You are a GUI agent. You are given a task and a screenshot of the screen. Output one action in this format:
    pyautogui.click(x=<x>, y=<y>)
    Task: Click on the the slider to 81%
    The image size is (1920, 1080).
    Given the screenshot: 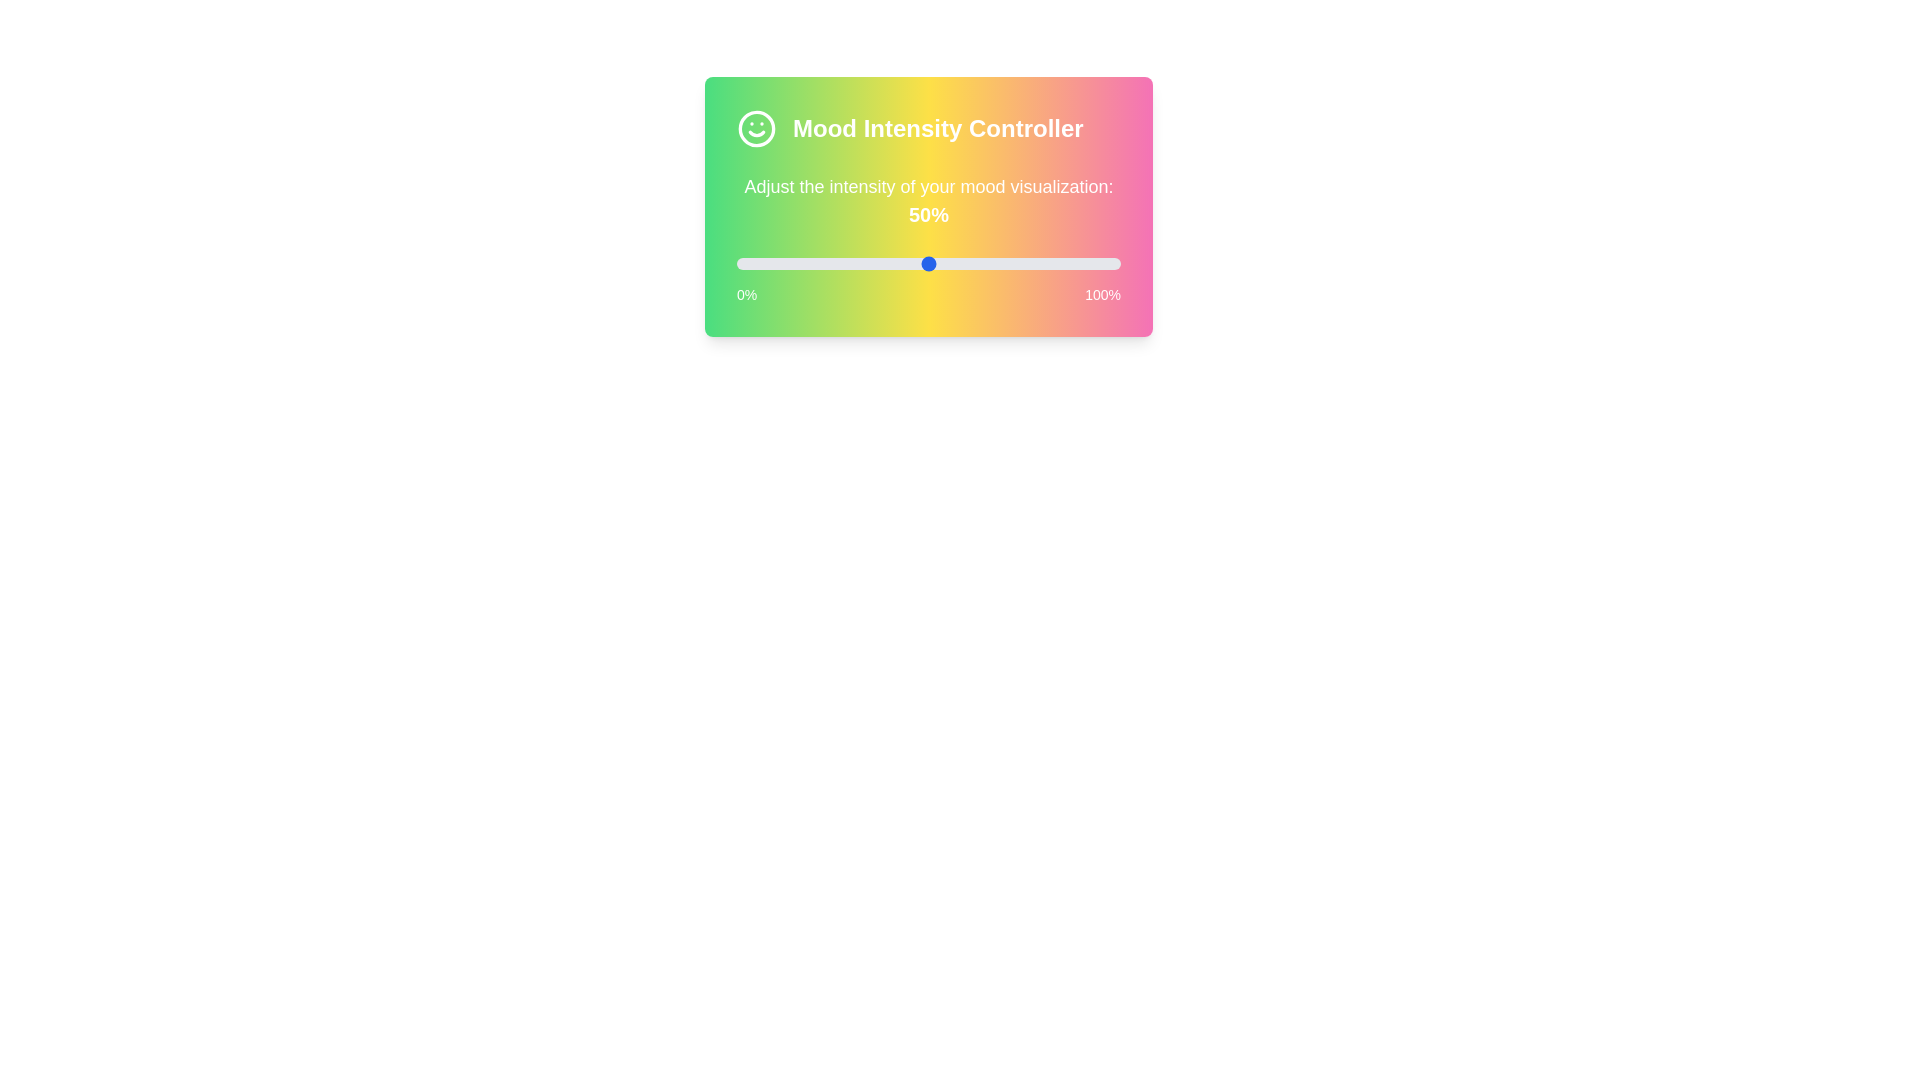 What is the action you would take?
    pyautogui.click(x=1047, y=262)
    